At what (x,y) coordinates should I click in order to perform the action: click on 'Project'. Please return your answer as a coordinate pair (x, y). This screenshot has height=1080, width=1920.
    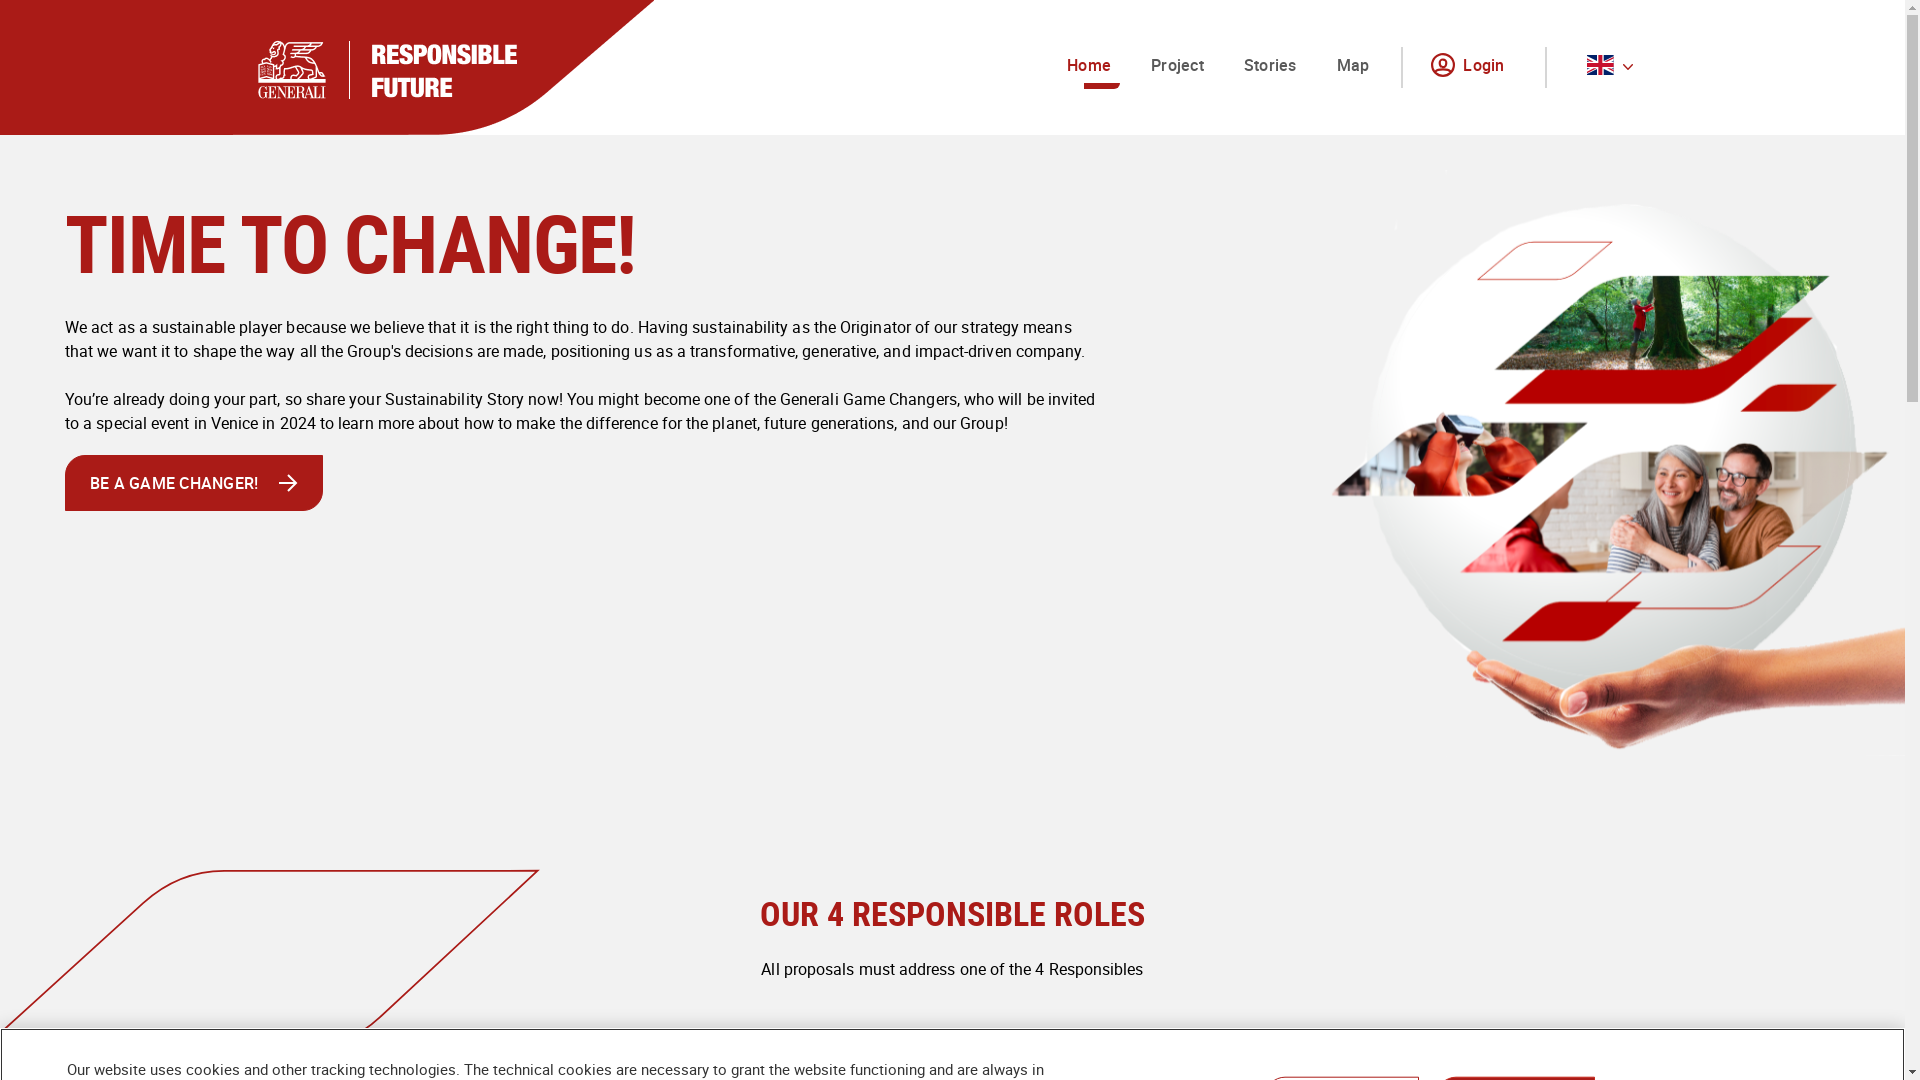
    Looking at the image, I should click on (1142, 66).